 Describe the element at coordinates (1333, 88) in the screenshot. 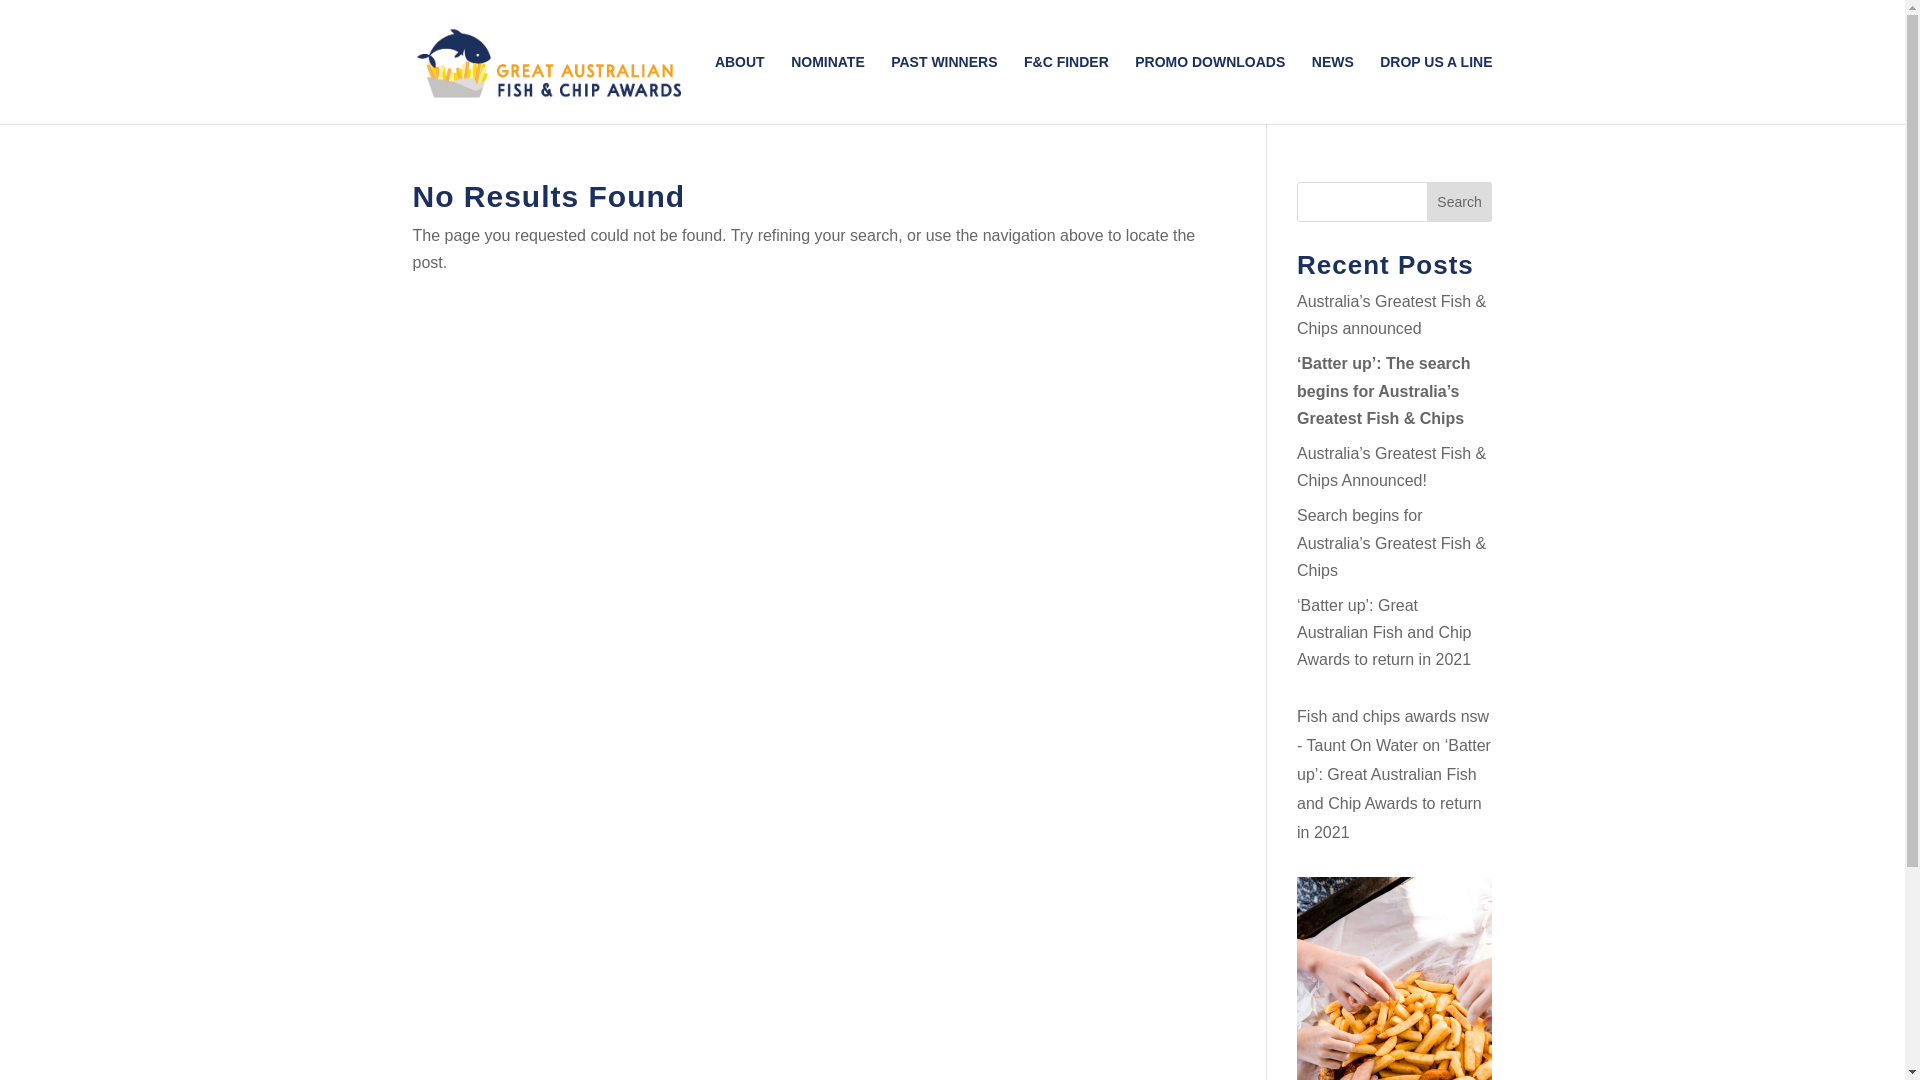

I see `'NEWS'` at that location.